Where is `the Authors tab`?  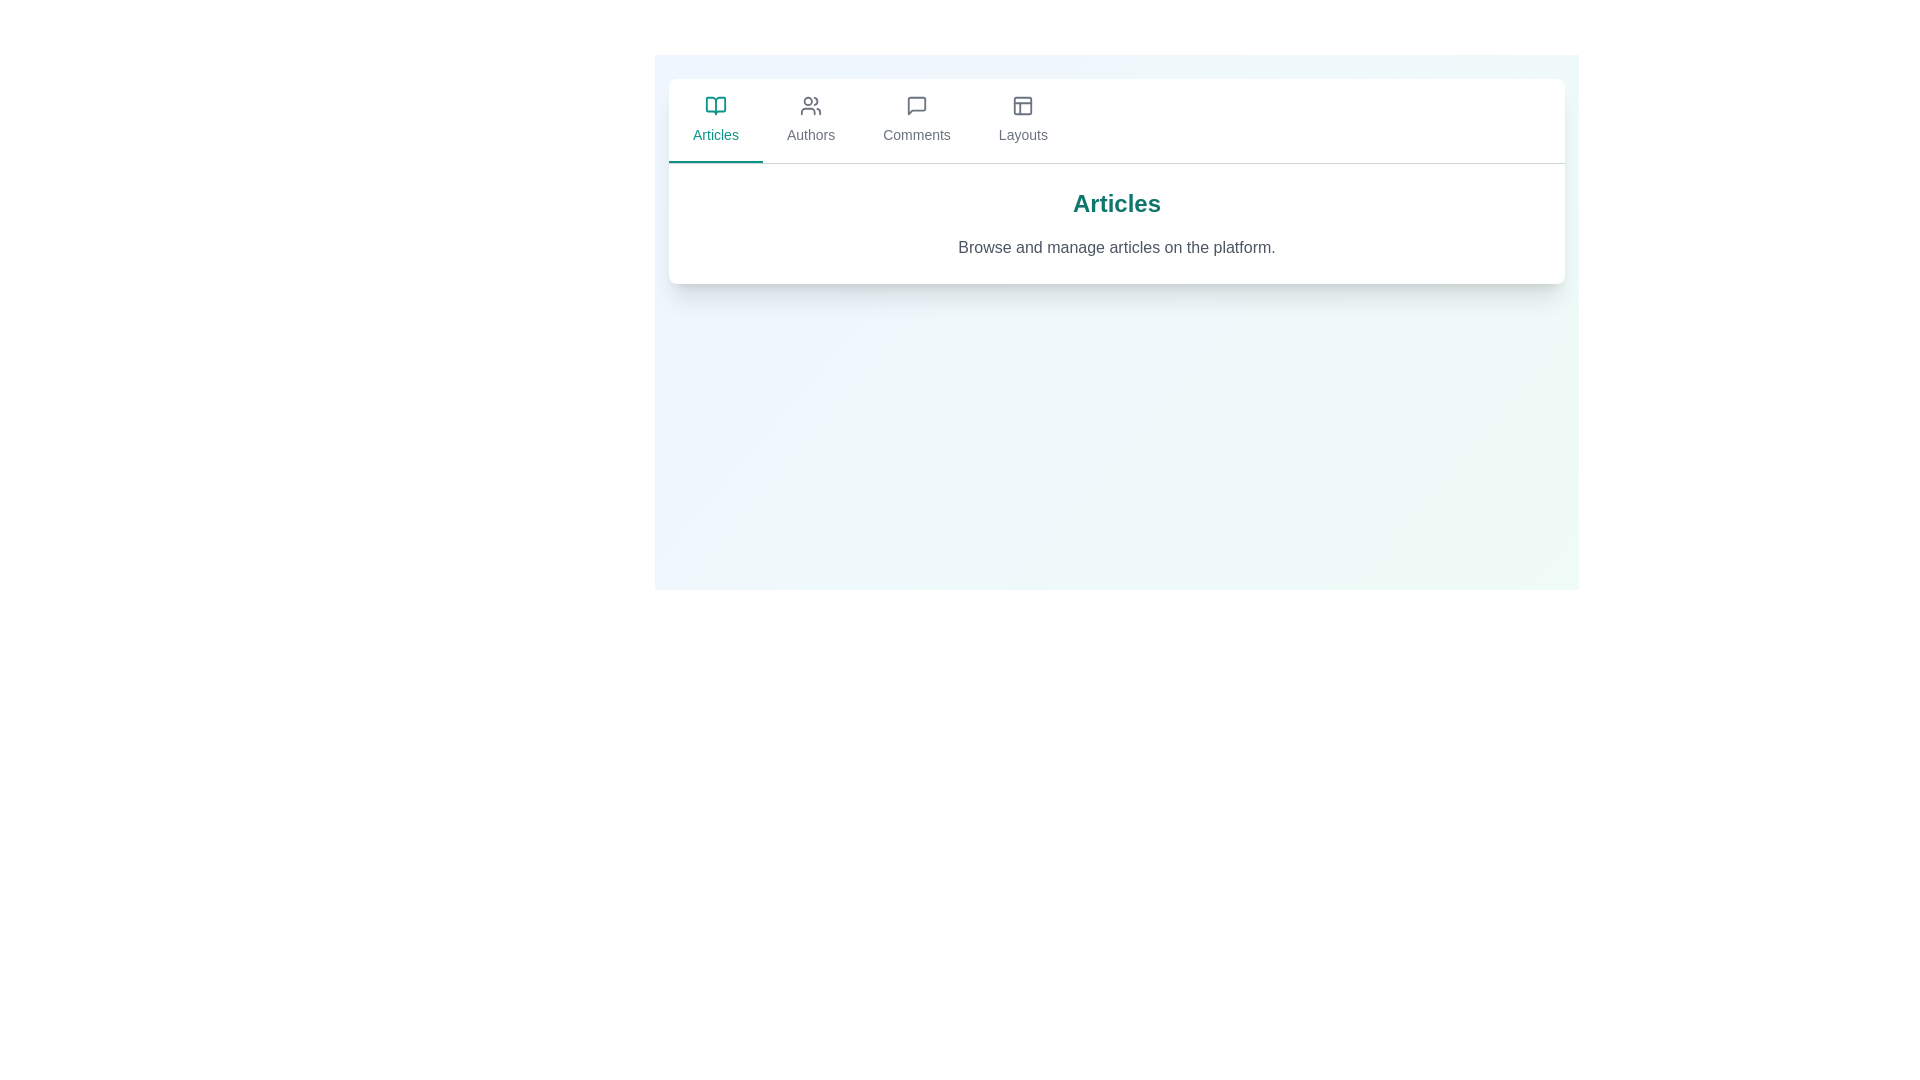
the Authors tab is located at coordinates (811, 120).